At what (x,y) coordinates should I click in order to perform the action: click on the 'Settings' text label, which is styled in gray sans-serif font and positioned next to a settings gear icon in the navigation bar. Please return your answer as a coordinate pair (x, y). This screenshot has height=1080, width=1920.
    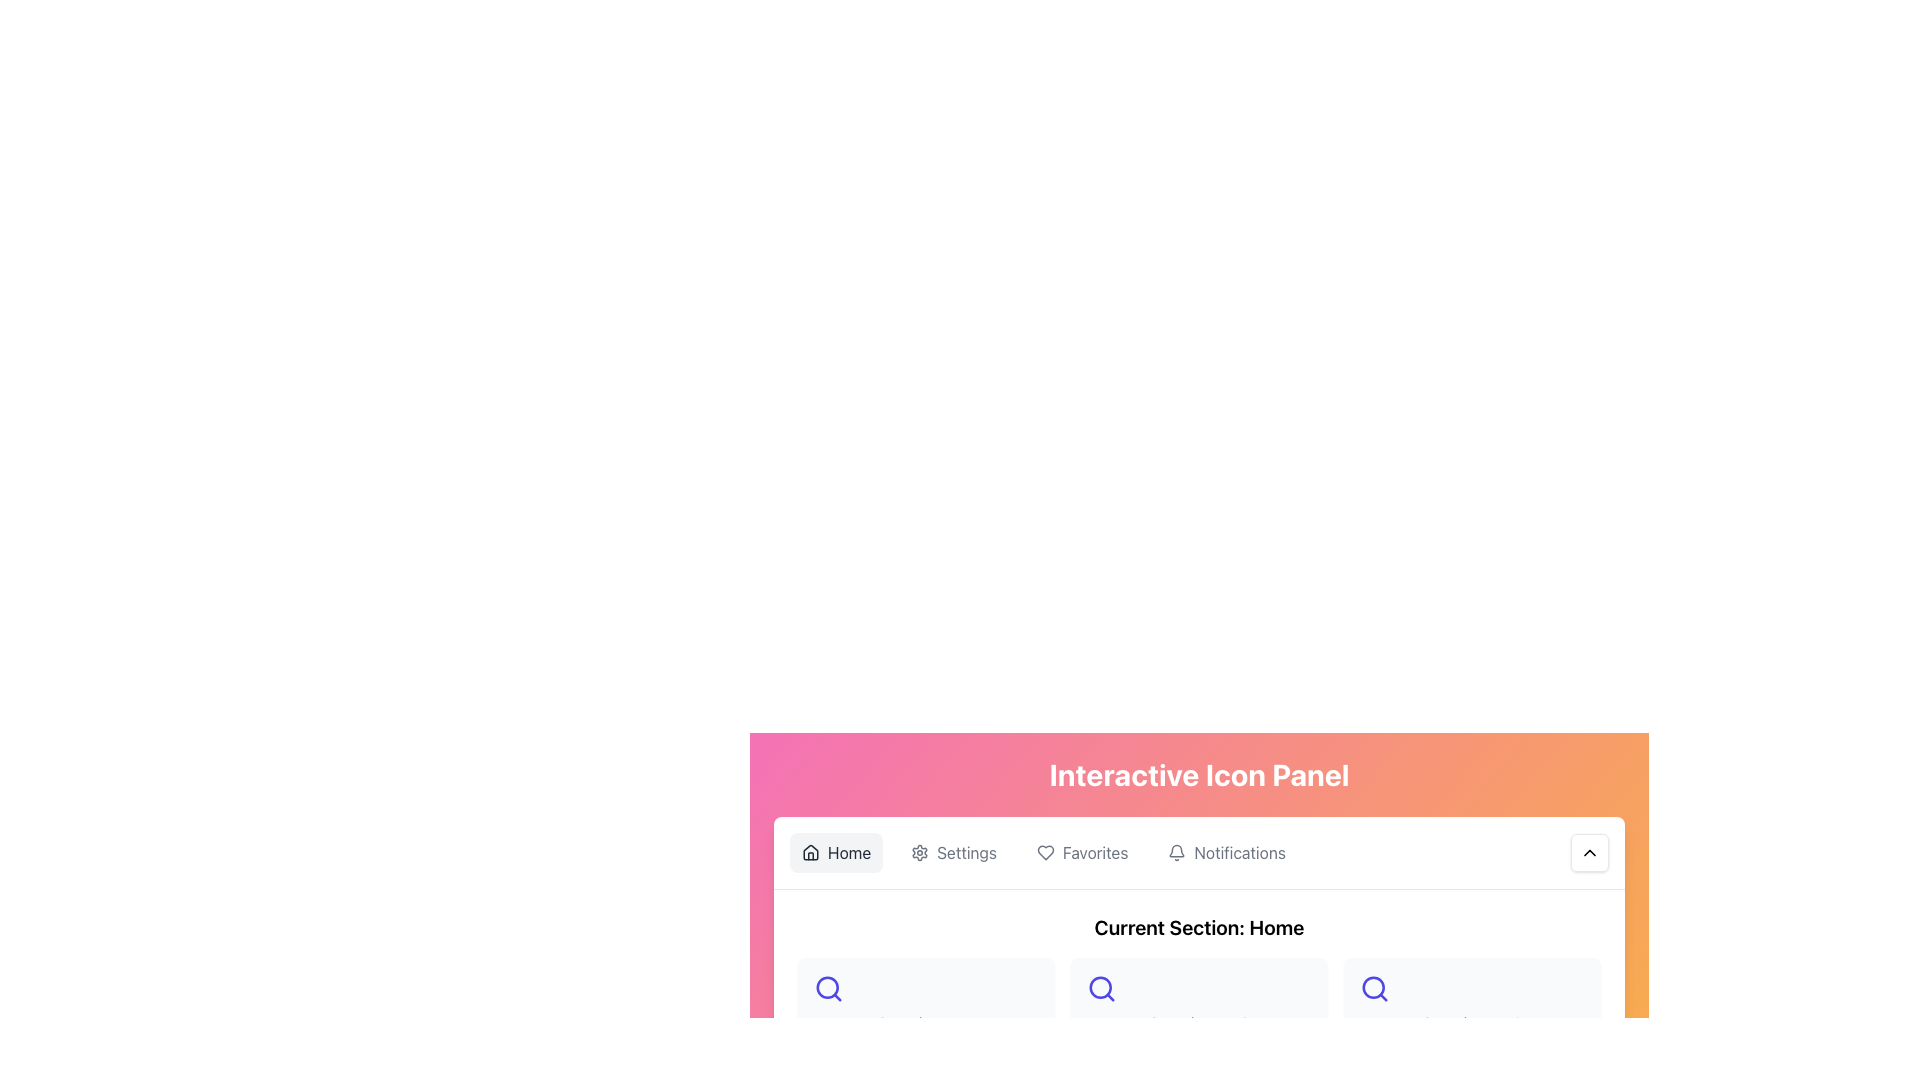
    Looking at the image, I should click on (967, 852).